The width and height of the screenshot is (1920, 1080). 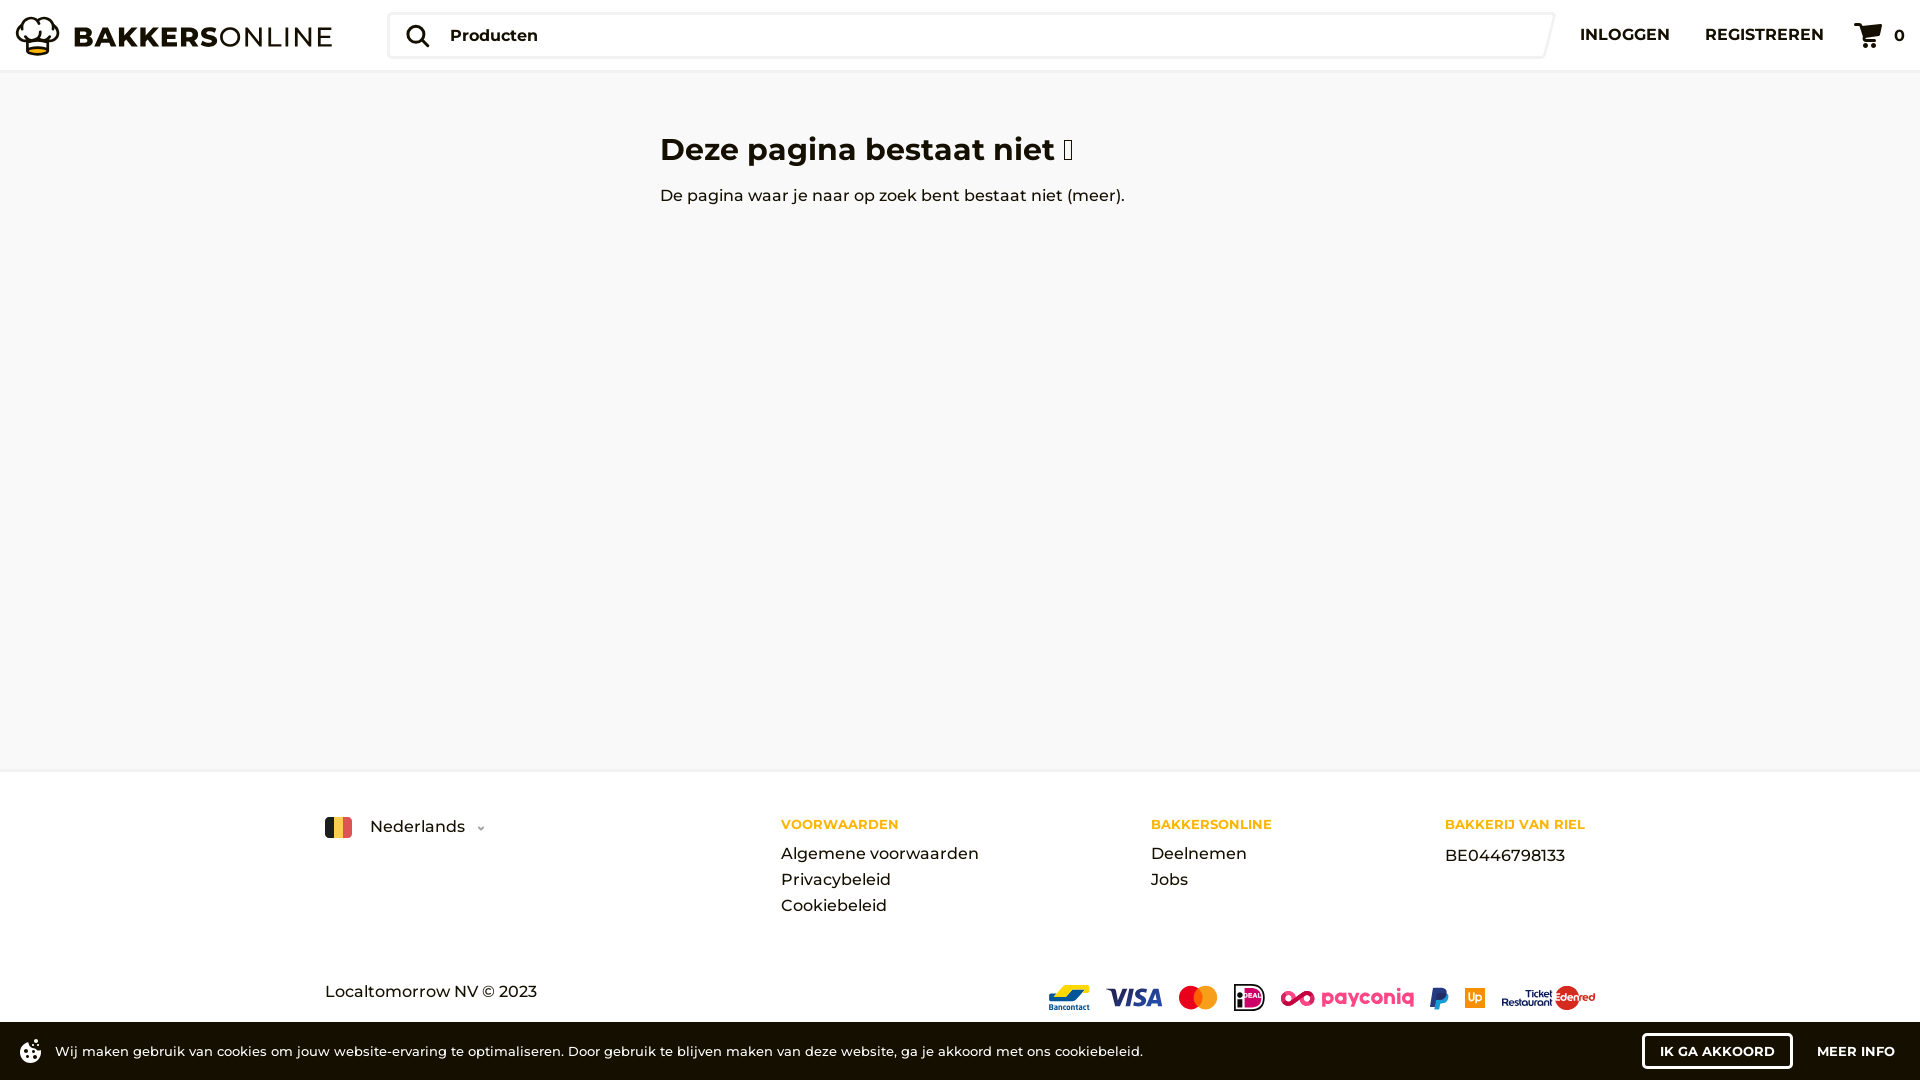 I want to click on 'Nederlands', so click(x=325, y=827).